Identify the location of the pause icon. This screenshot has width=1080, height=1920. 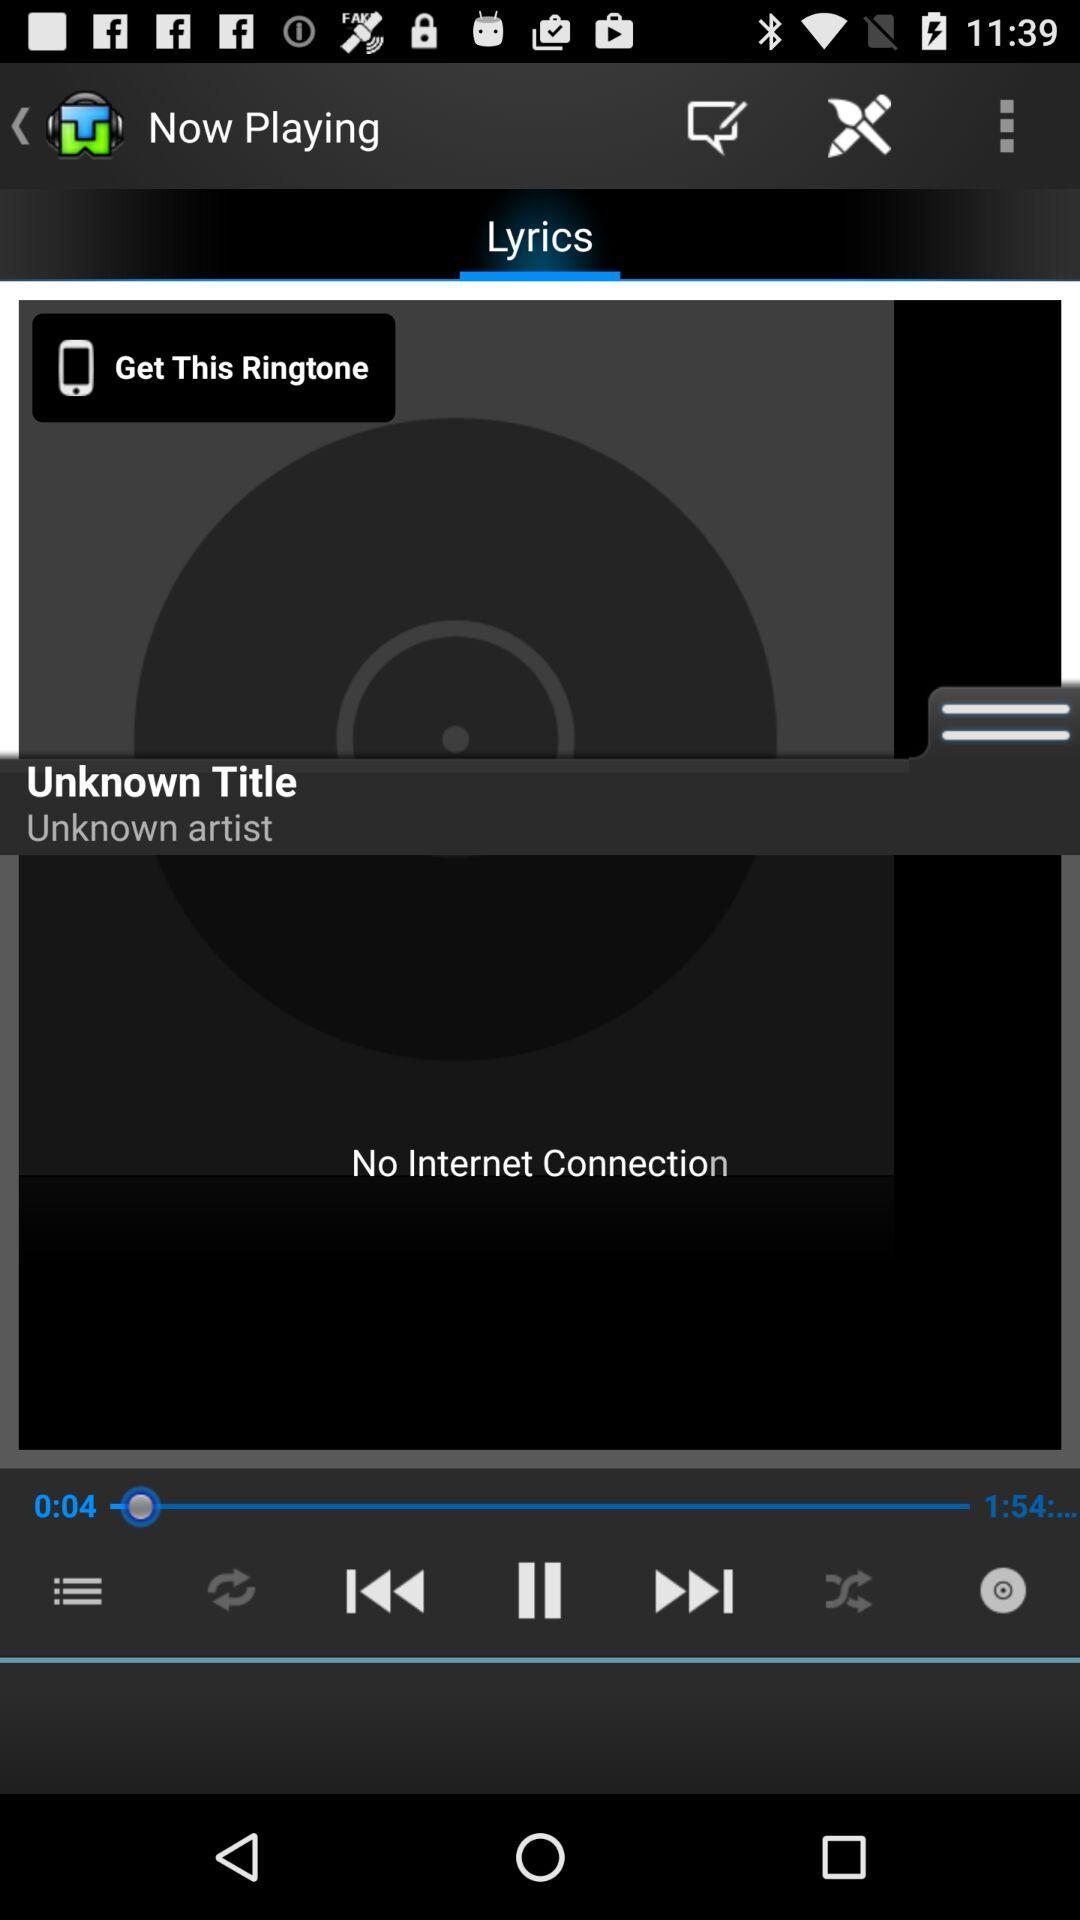
(538, 1701).